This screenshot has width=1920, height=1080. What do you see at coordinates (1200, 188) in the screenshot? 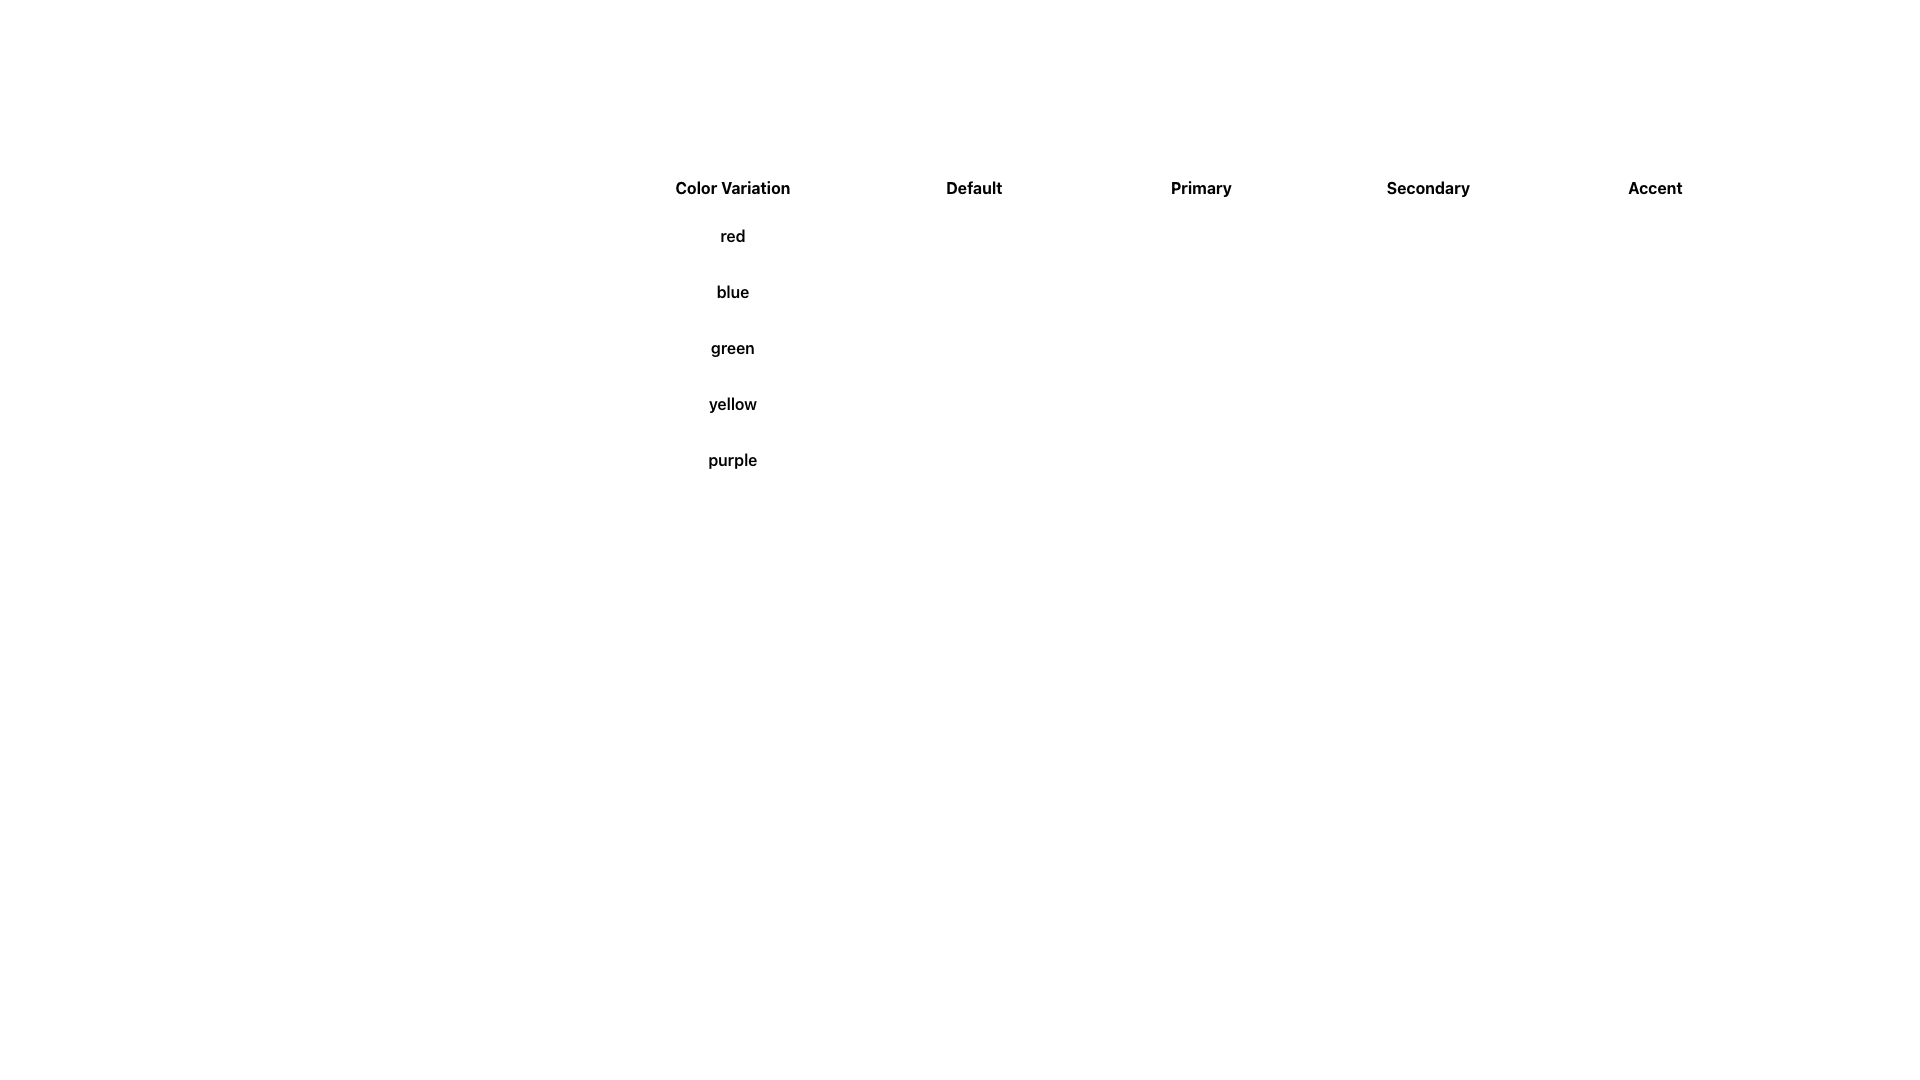
I see `the 'Primary' text label, which is styled with medium font weight and black color, positioned third among five horizontal labels` at bounding box center [1200, 188].